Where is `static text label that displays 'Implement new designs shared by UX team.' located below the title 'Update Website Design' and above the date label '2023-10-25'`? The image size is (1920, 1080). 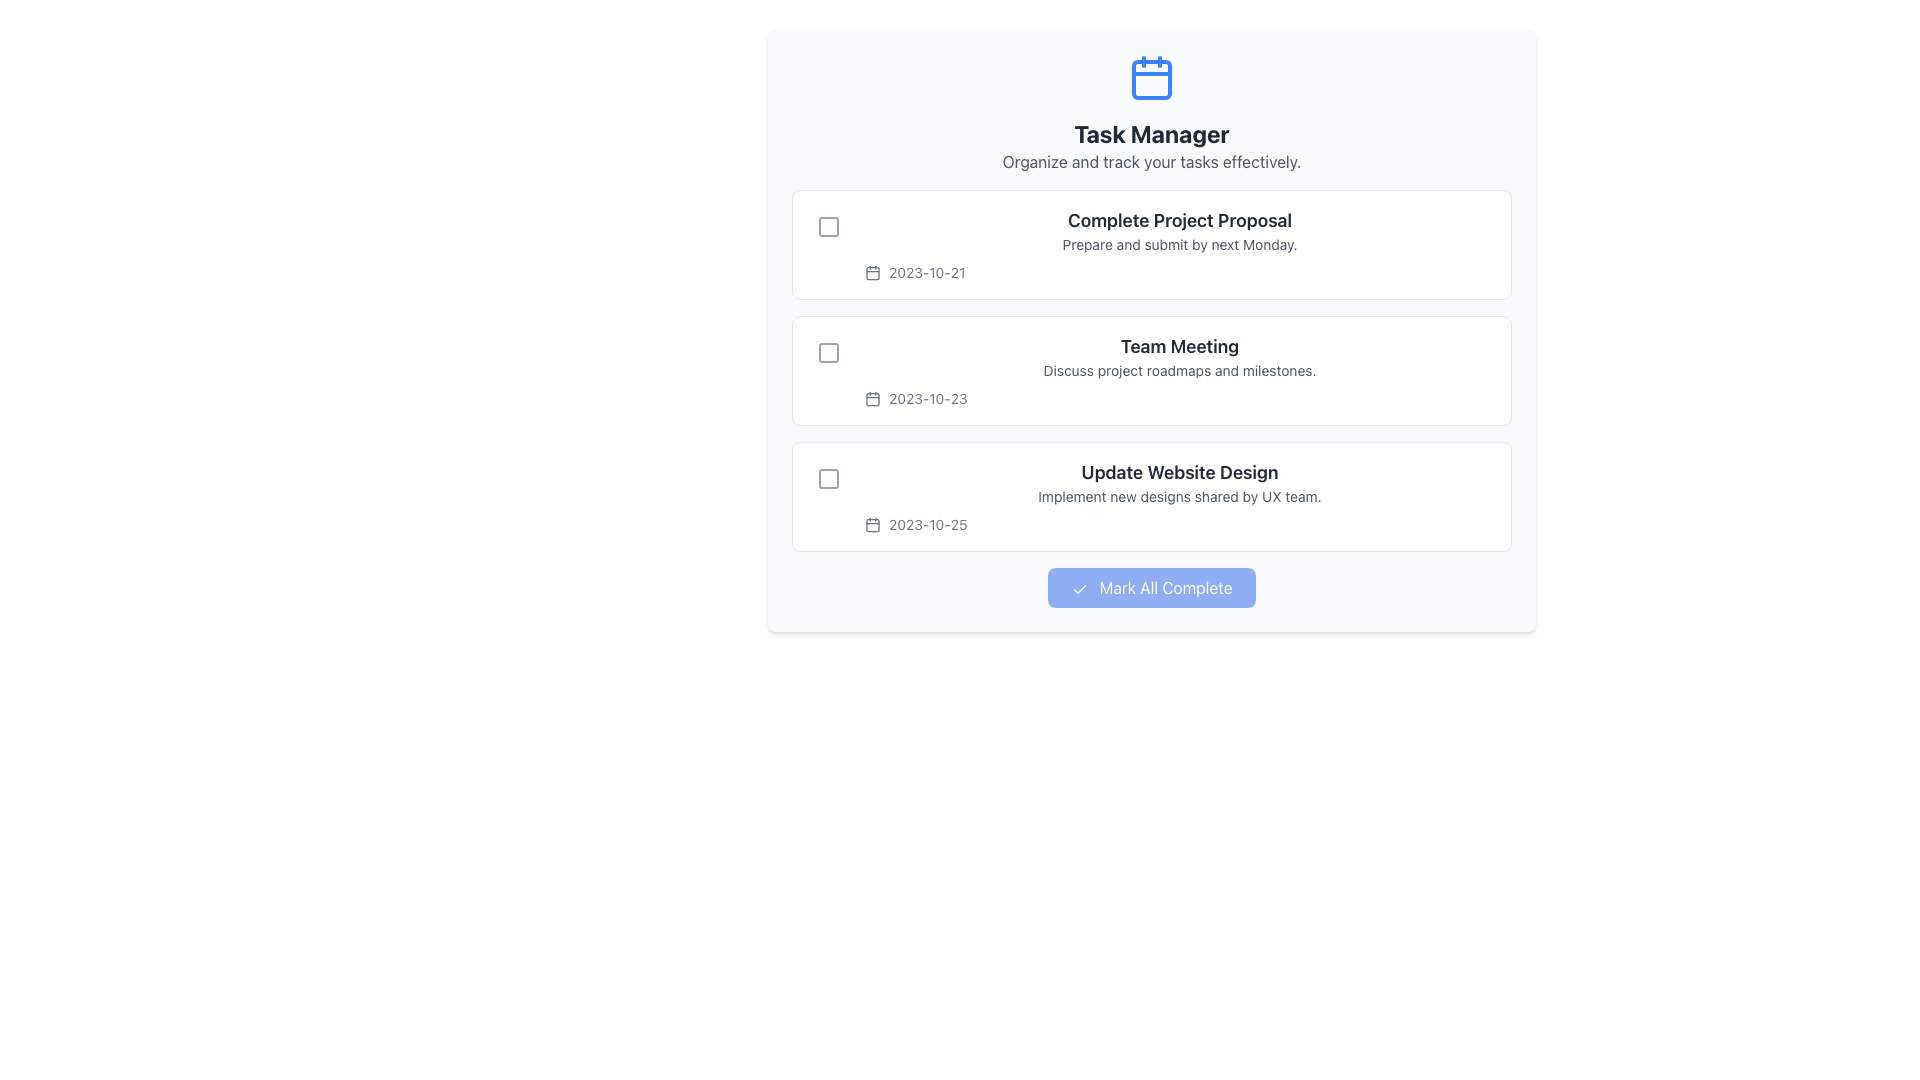 static text label that displays 'Implement new designs shared by UX team.' located below the title 'Update Website Design' and above the date label '2023-10-25' is located at coordinates (1180, 496).